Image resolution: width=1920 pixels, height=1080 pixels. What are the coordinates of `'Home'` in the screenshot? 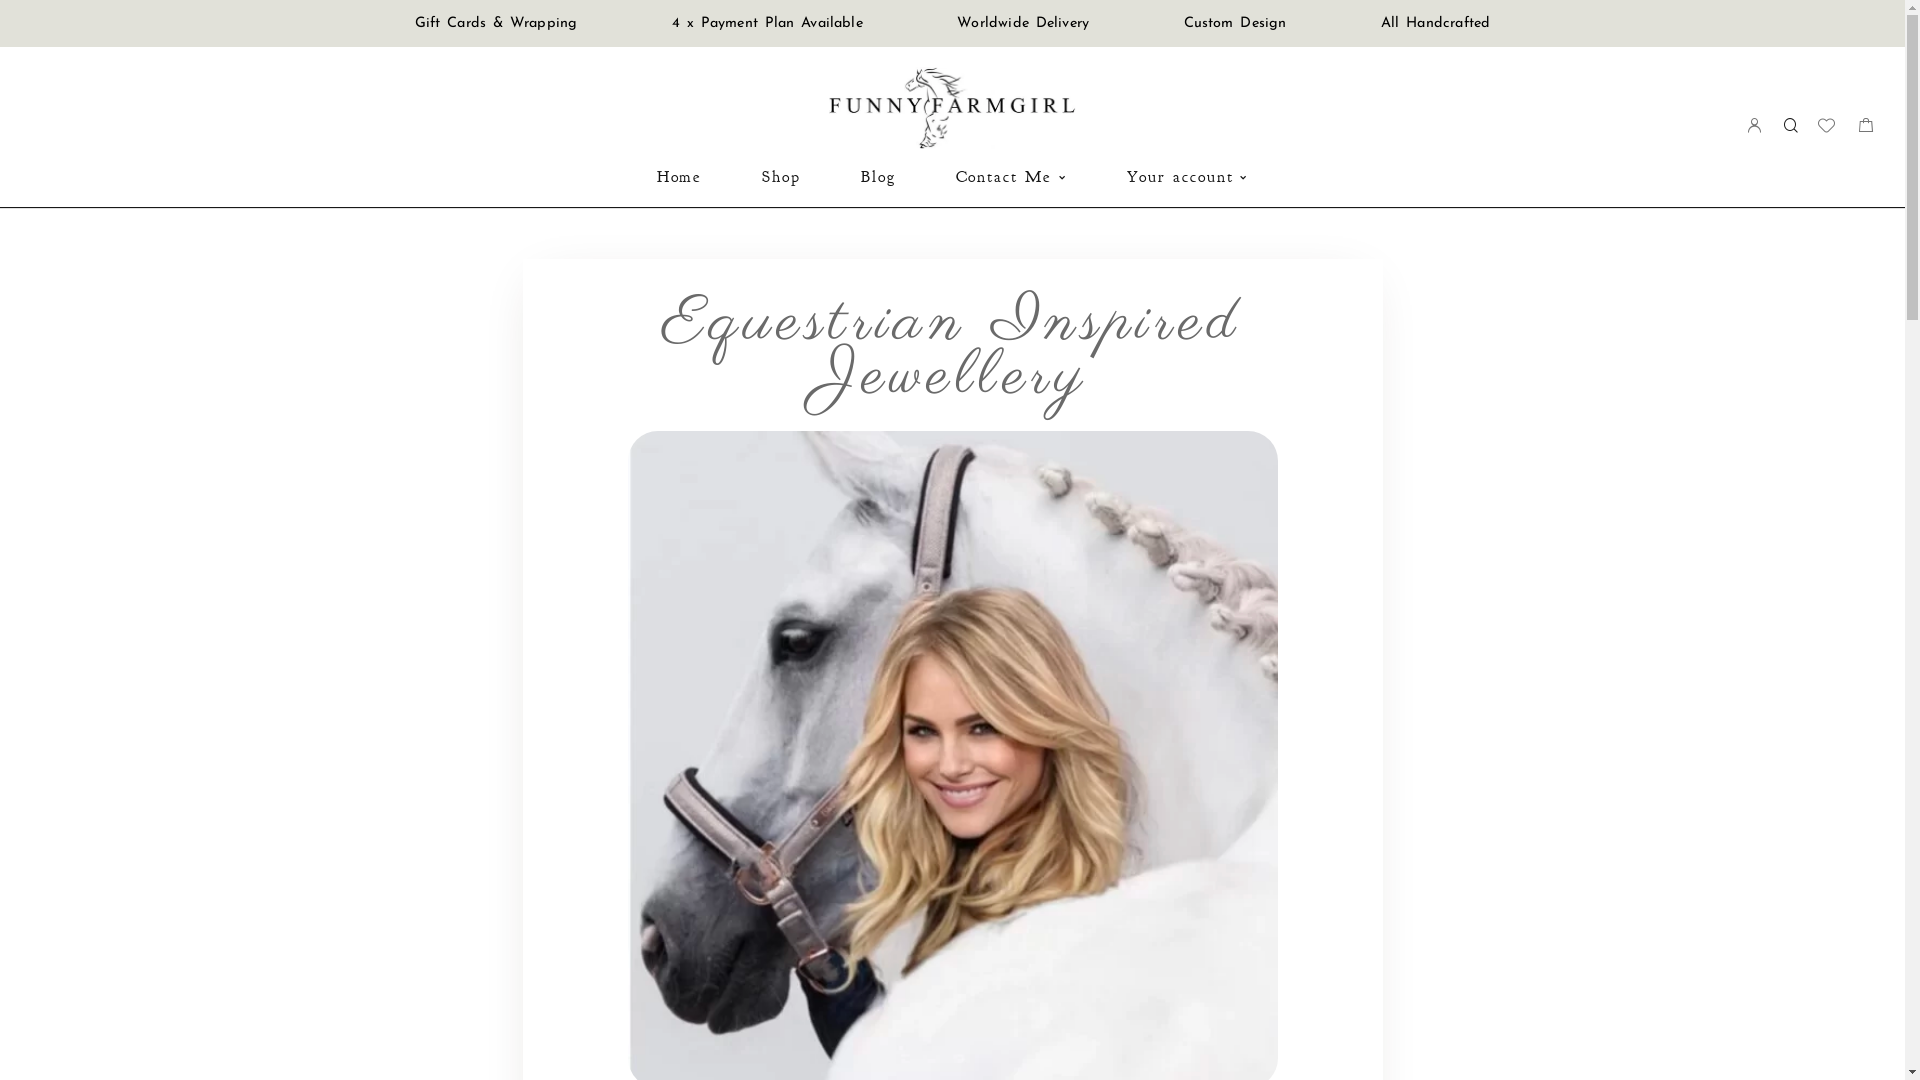 It's located at (680, 176).